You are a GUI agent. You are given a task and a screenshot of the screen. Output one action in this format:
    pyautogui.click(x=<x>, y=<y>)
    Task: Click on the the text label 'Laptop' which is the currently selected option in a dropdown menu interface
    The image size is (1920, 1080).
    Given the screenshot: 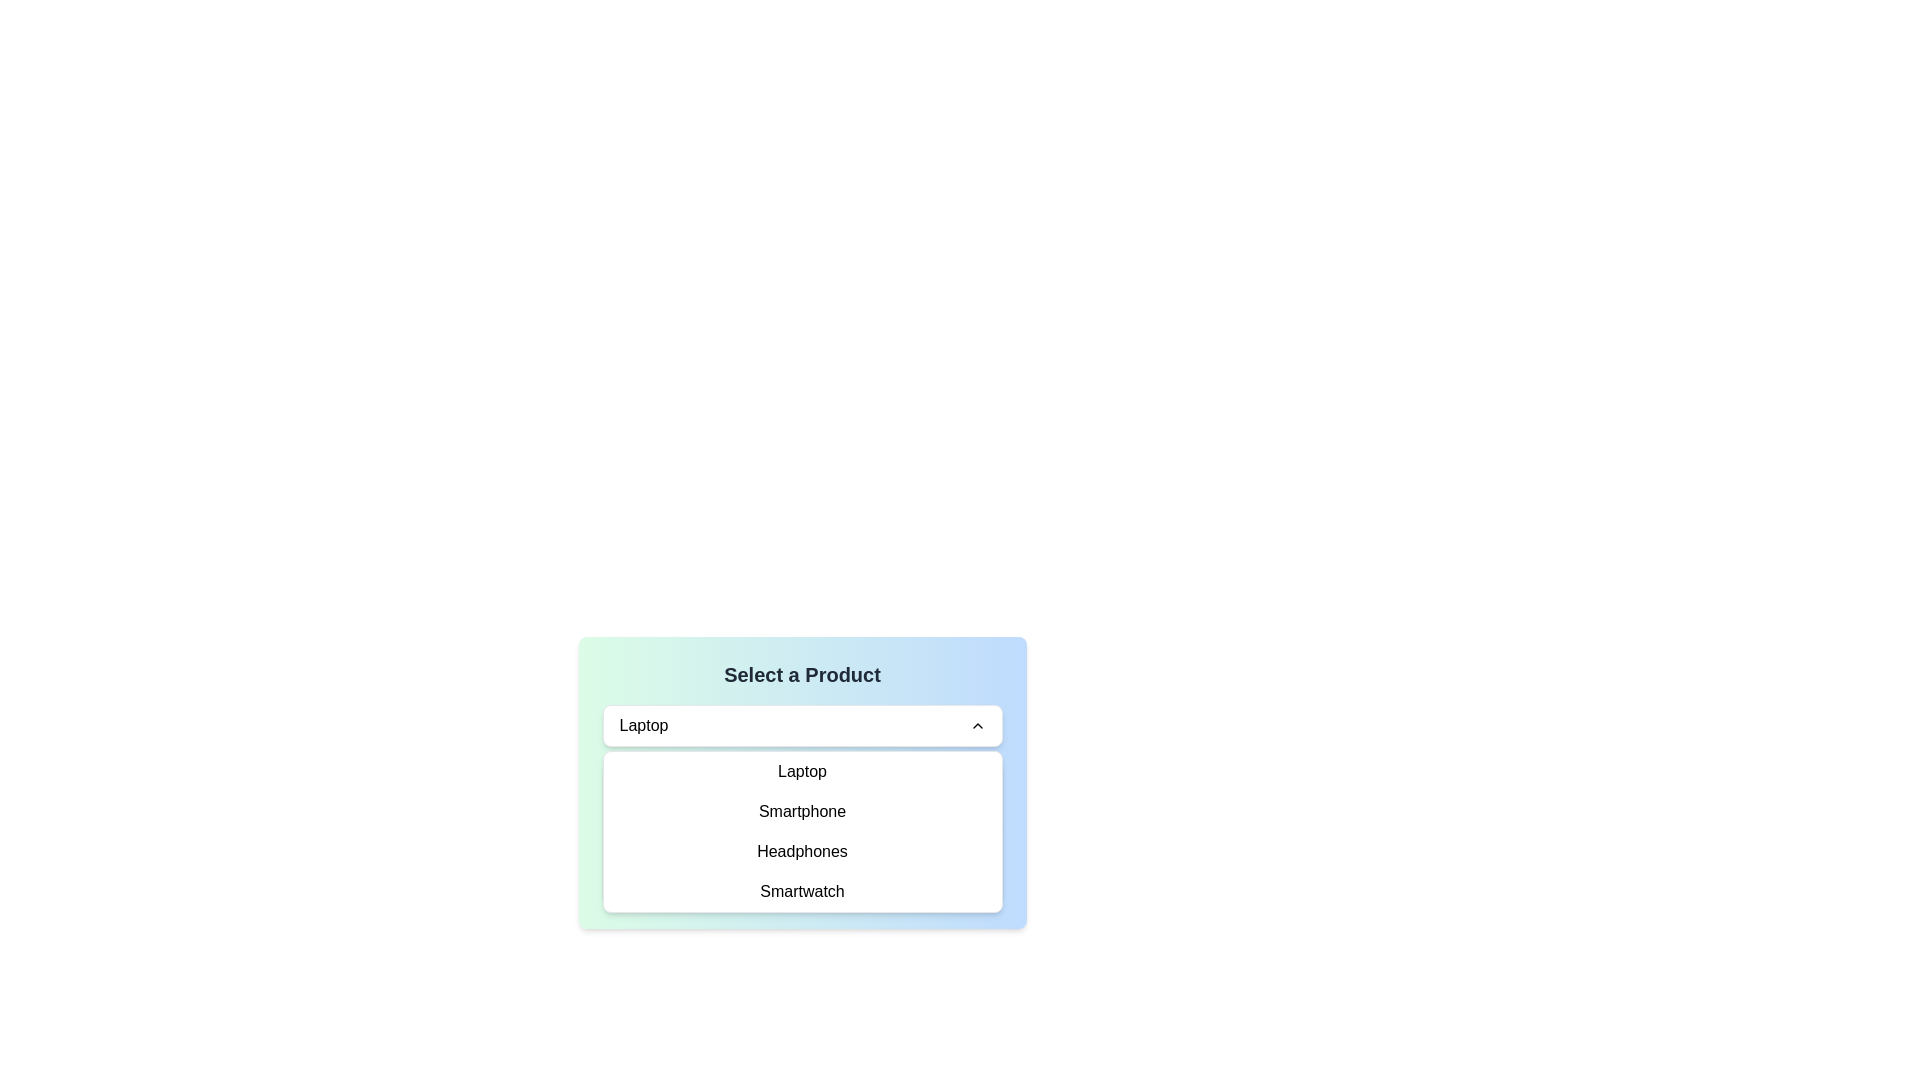 What is the action you would take?
    pyautogui.click(x=643, y=725)
    